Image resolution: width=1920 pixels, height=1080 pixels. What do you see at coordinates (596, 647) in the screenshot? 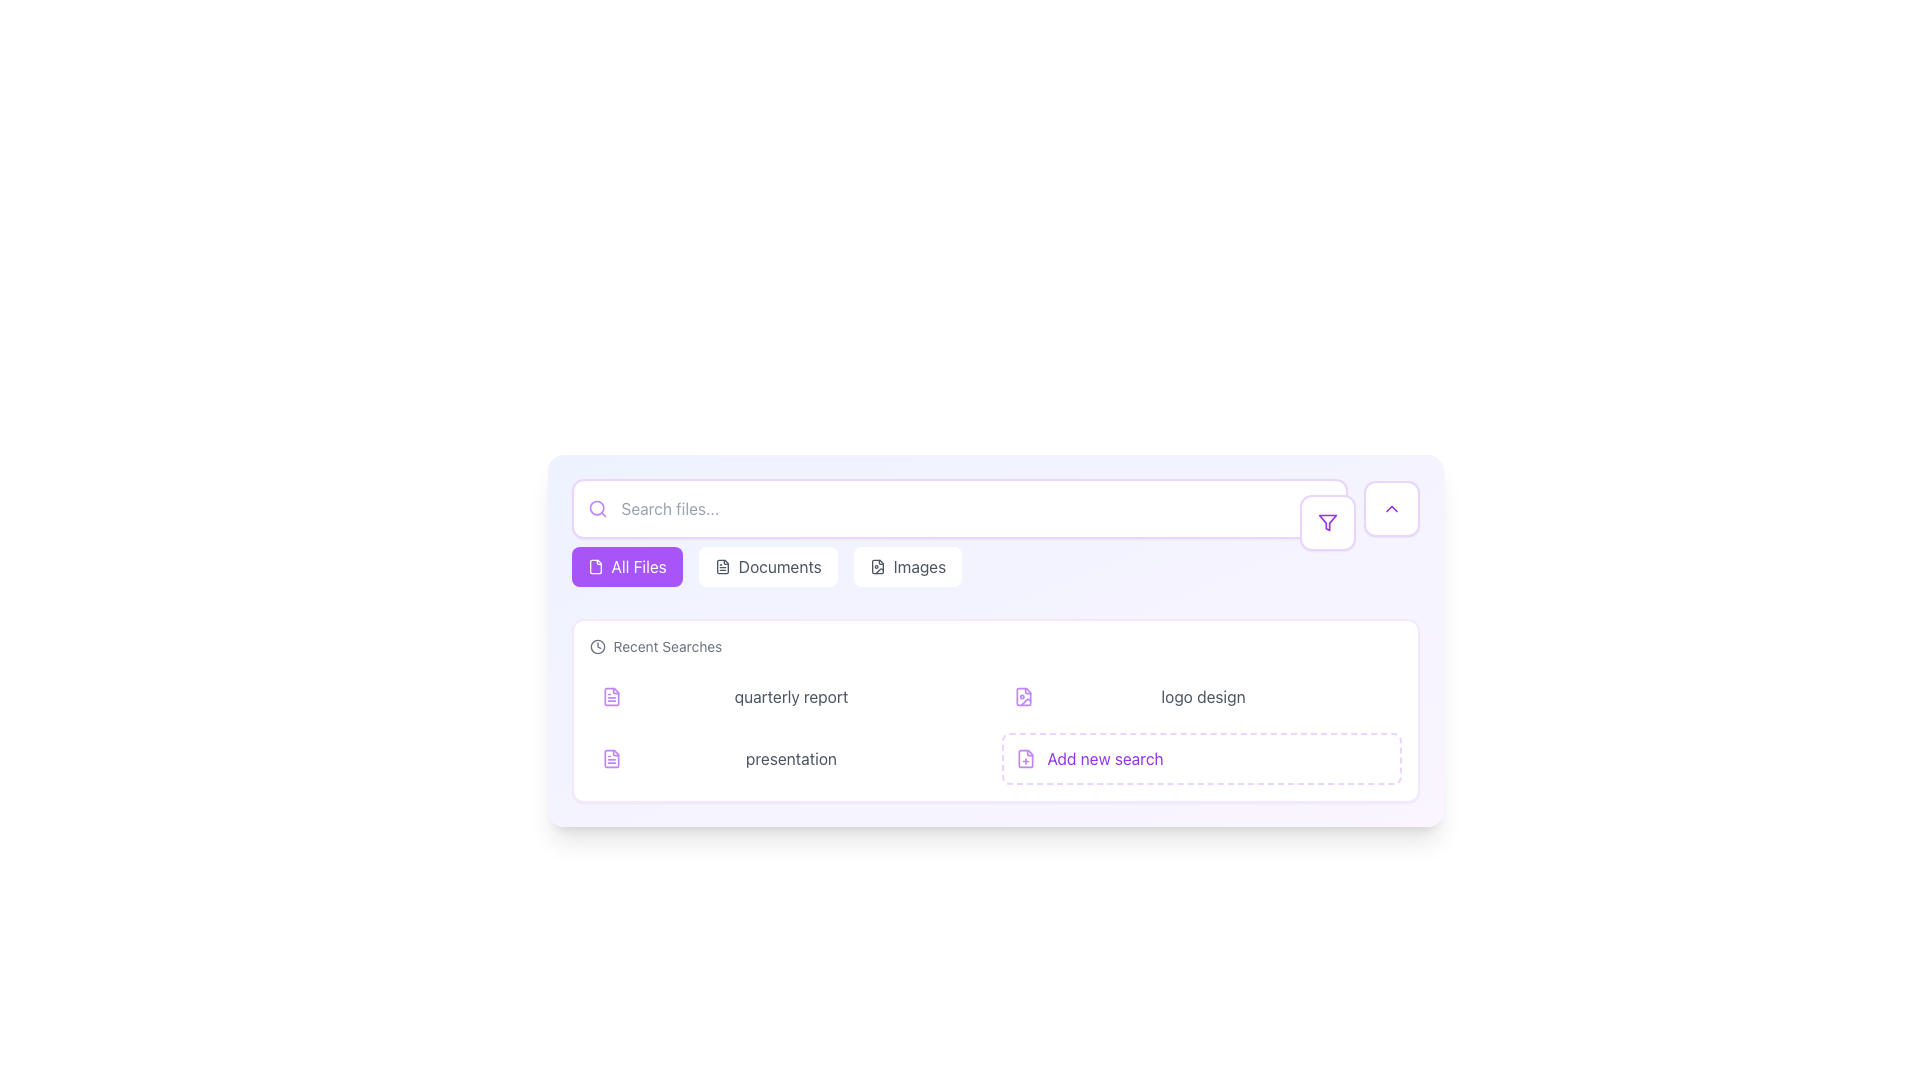
I see `the decorative icon indicating time or history located at the far-left side of the 'Recent Searches' section` at bounding box center [596, 647].